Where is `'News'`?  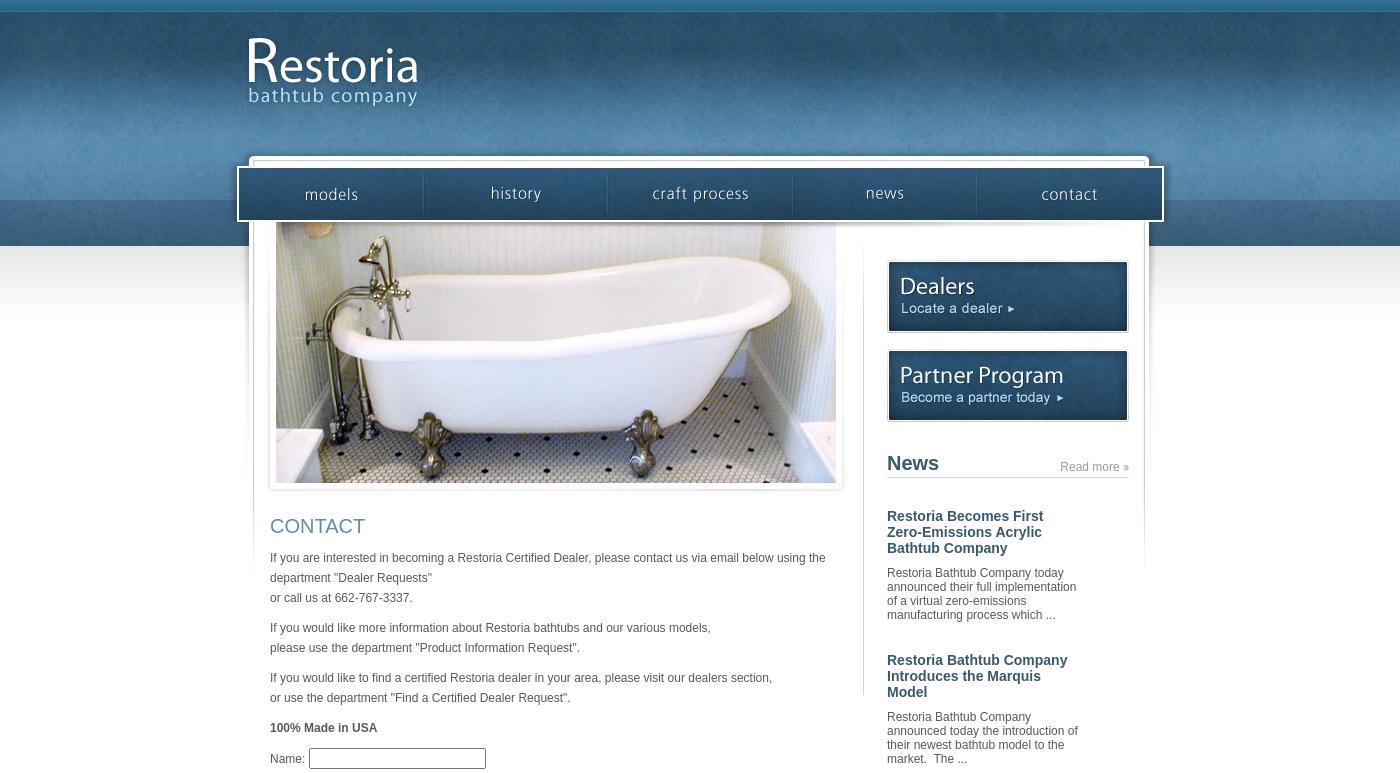
'News' is located at coordinates (912, 462).